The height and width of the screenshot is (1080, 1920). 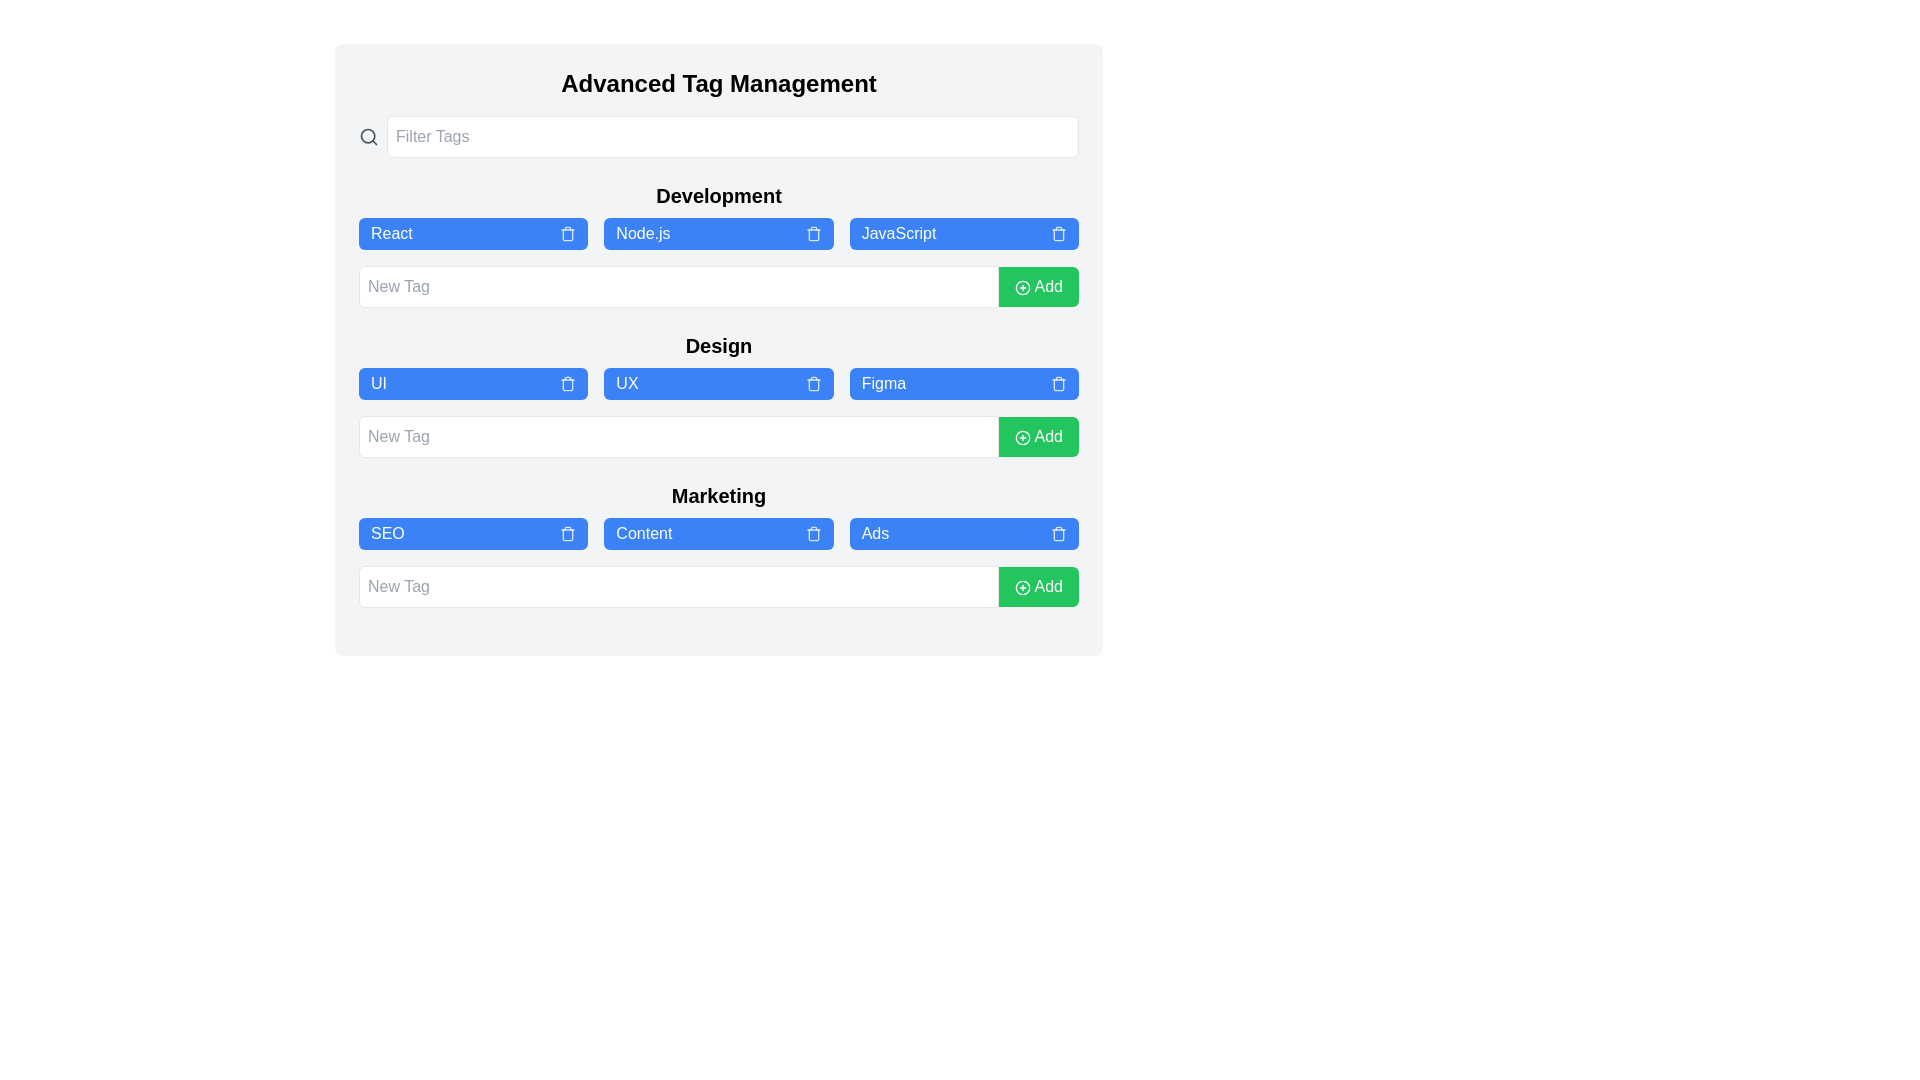 I want to click on the group of buttons representing selectable tags or categories related to development technologies, so click(x=719, y=233).